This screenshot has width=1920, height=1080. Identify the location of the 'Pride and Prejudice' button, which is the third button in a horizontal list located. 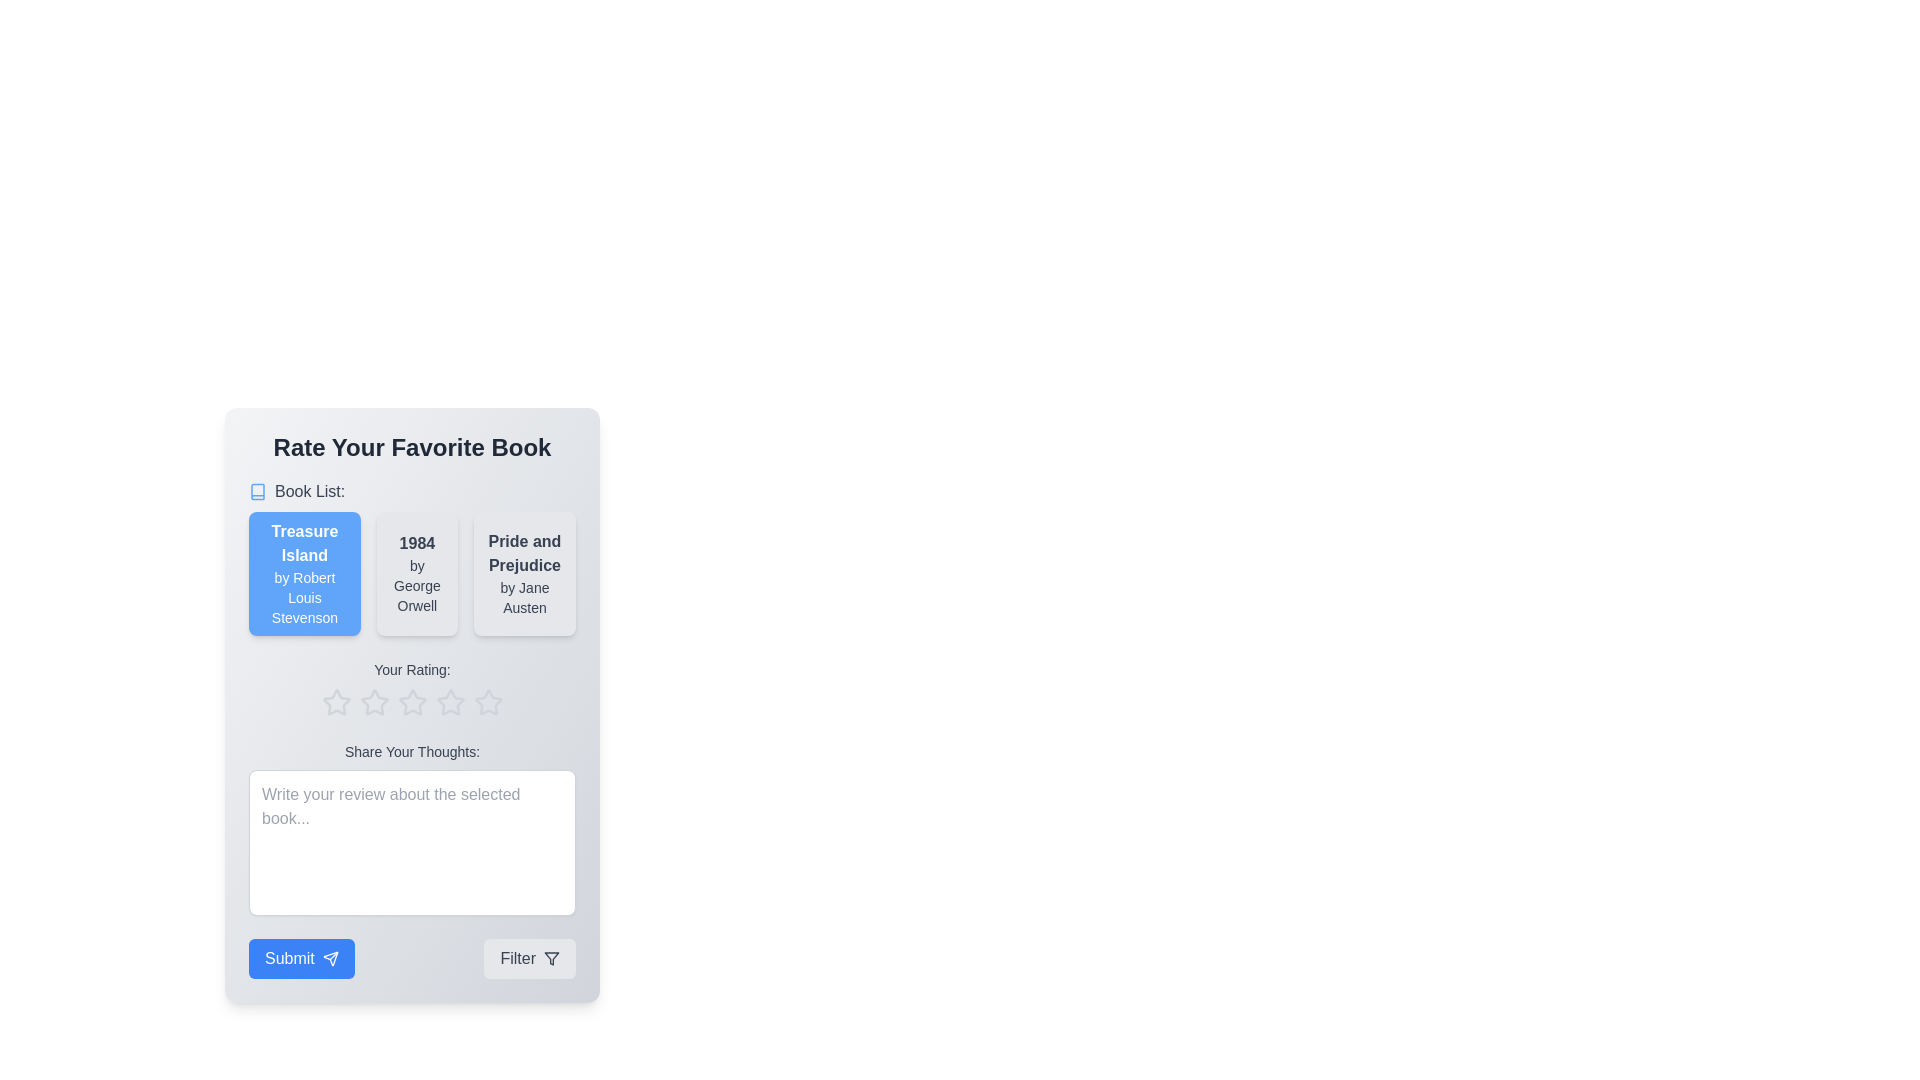
(524, 574).